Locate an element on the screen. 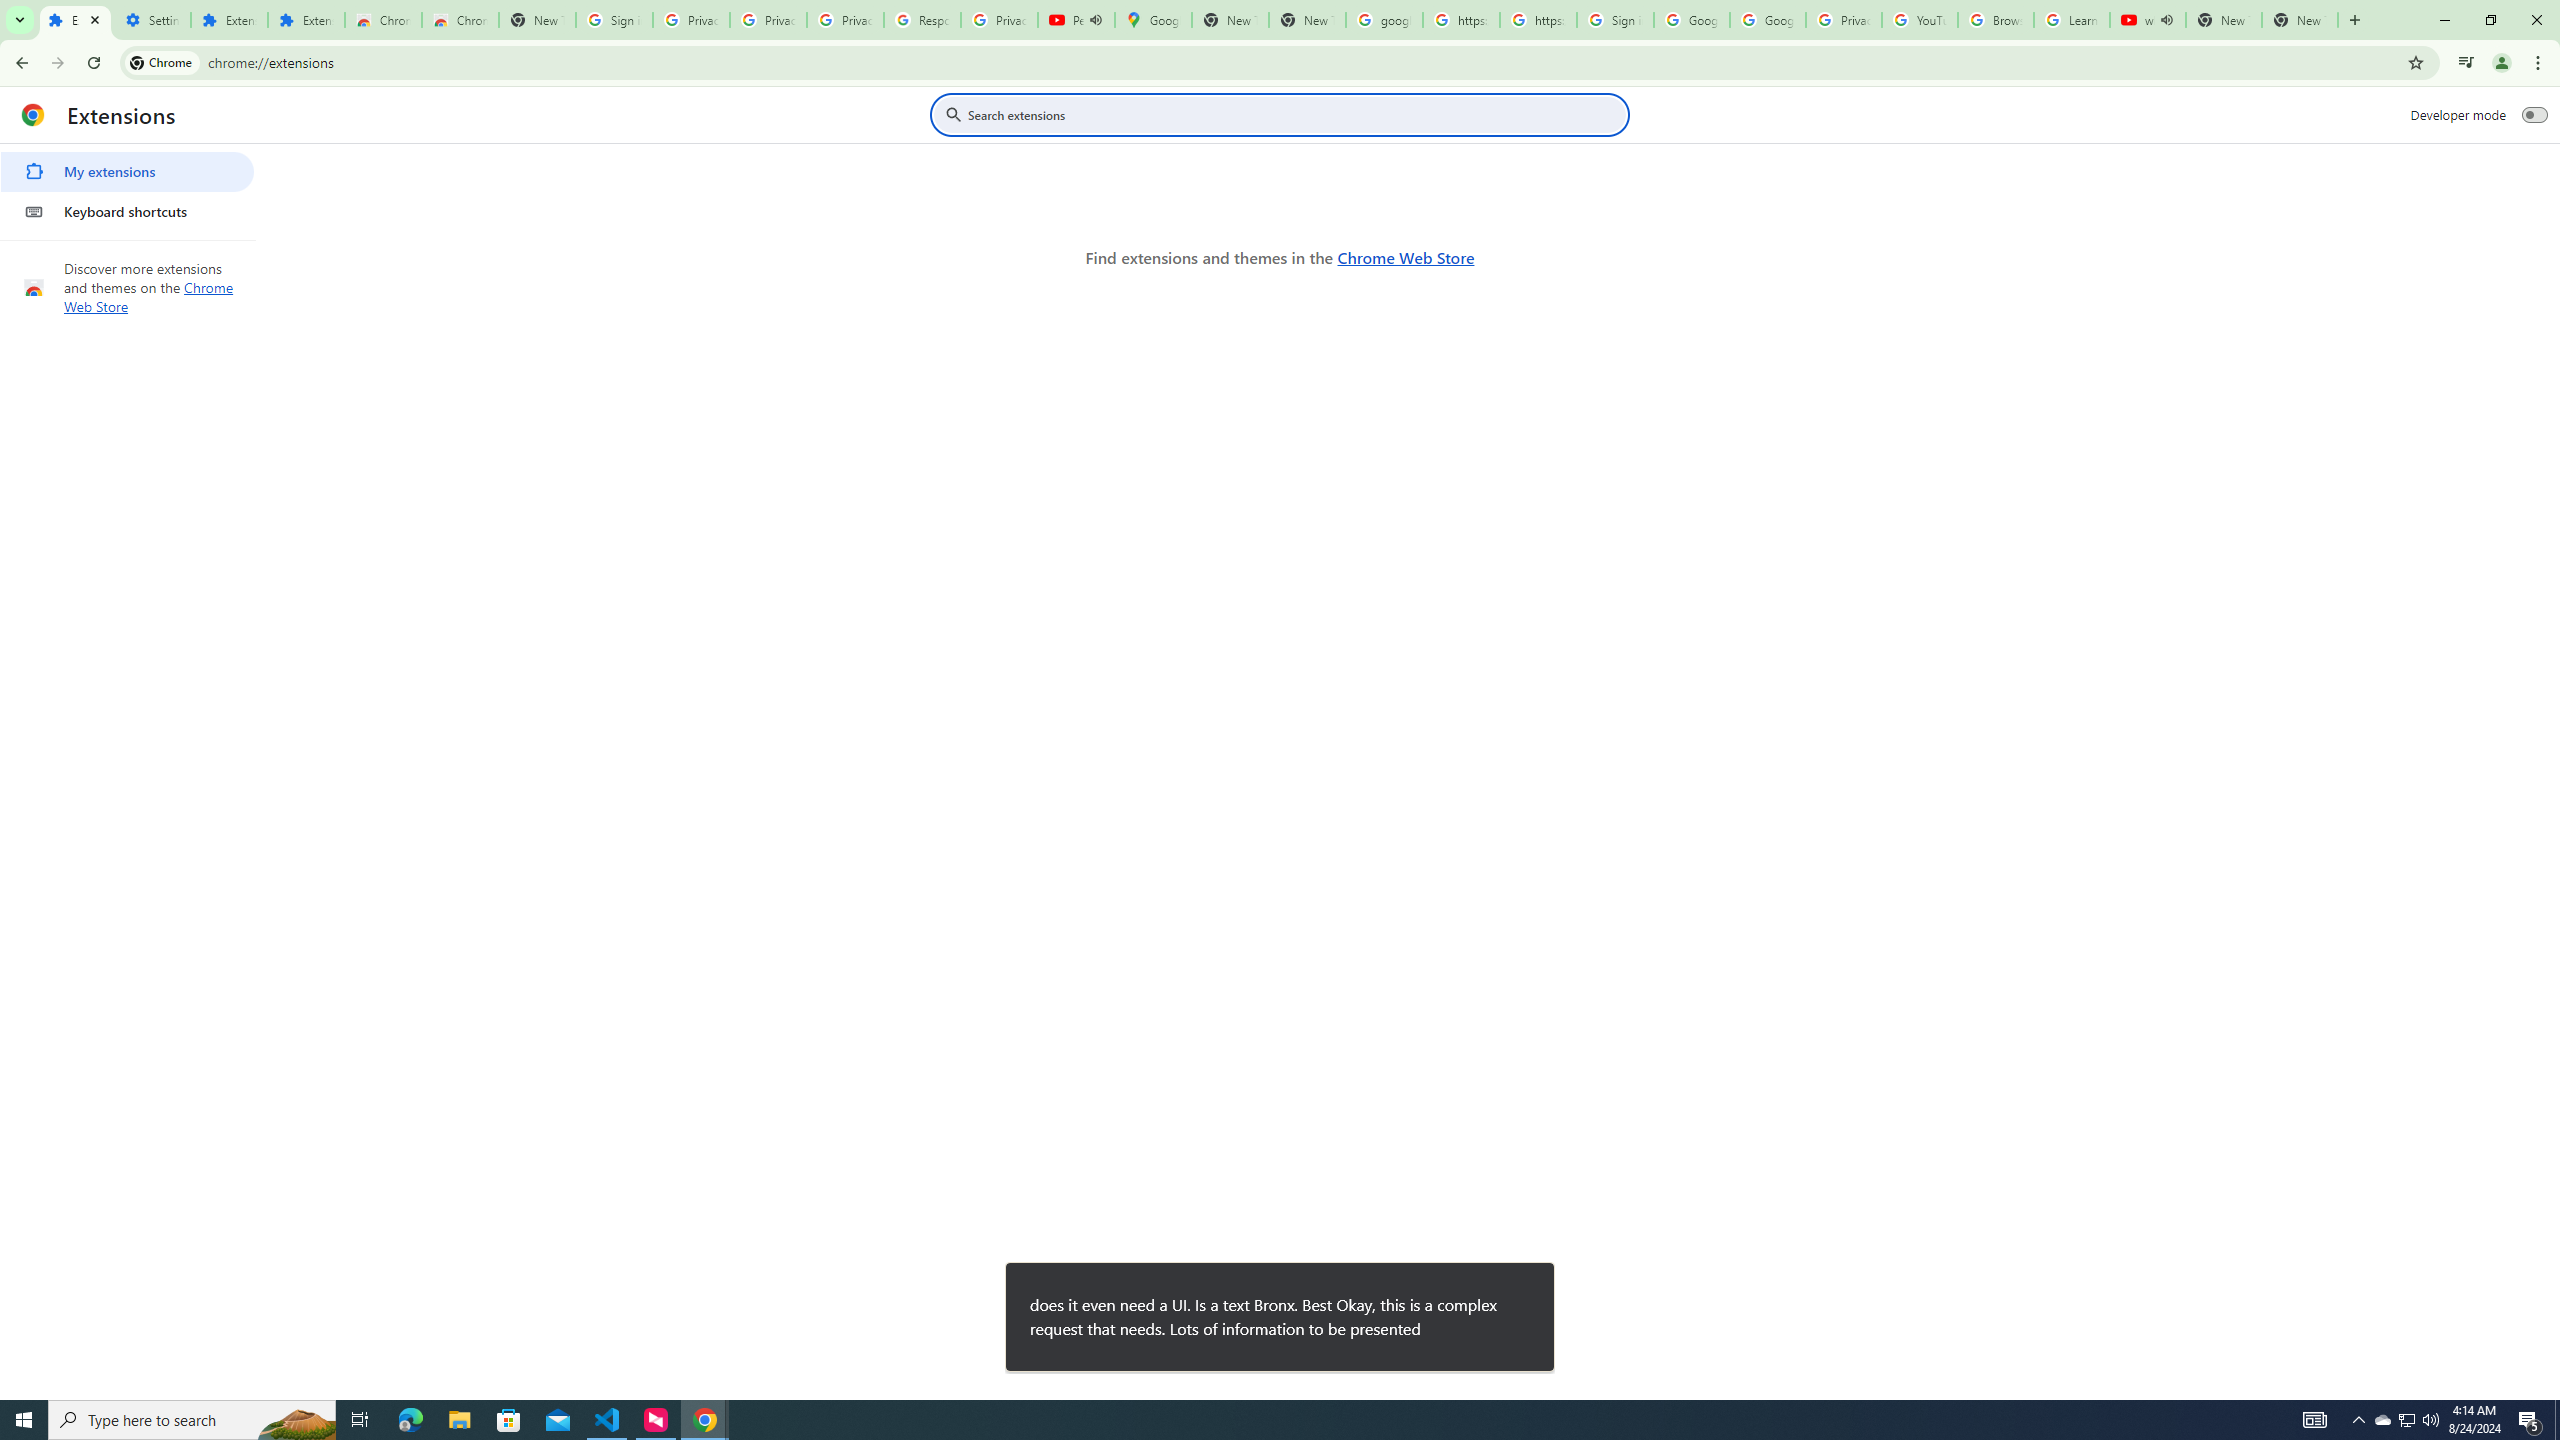 The image size is (2560, 1440). 'https://scholar.google.com/' is located at coordinates (1459, 19).